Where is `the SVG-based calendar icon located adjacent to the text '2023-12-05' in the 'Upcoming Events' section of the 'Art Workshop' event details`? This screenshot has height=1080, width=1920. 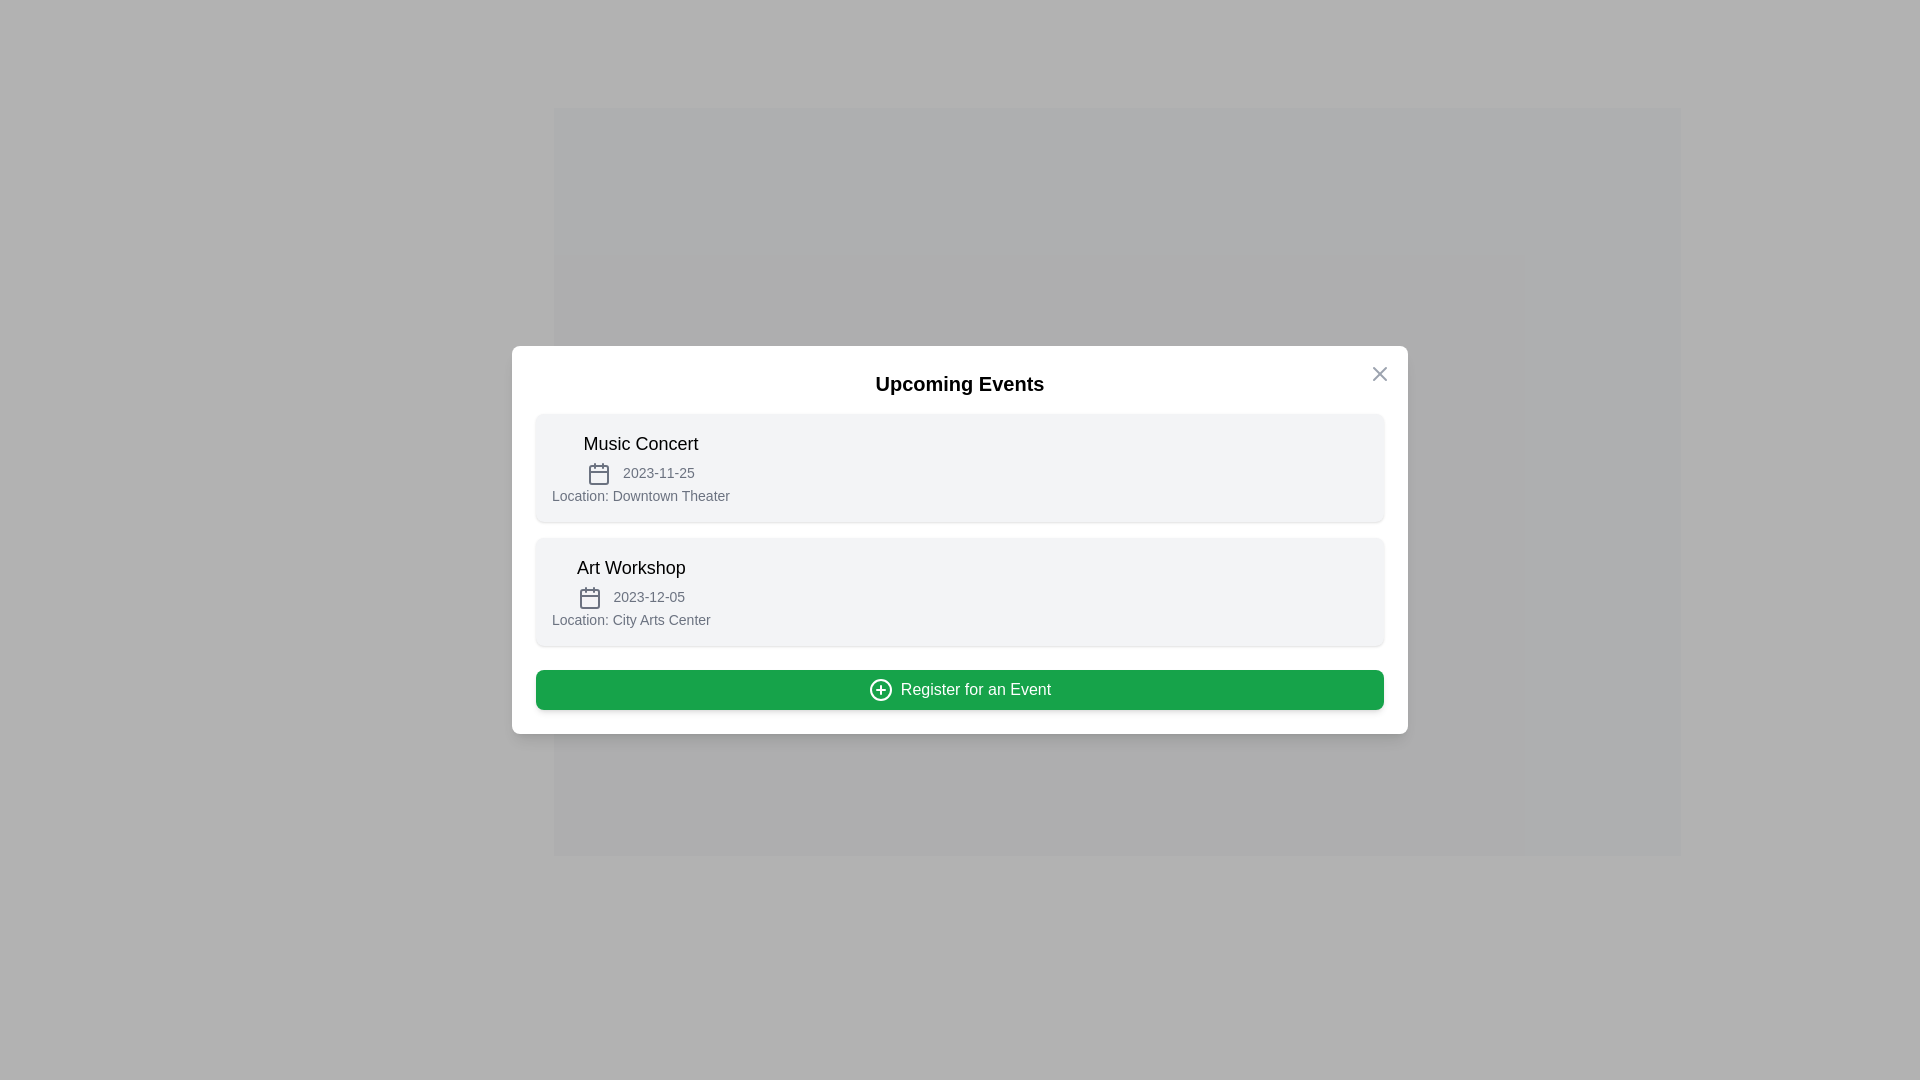
the SVG-based calendar icon located adjacent to the text '2023-12-05' in the 'Upcoming Events' section of the 'Art Workshop' event details is located at coordinates (588, 596).